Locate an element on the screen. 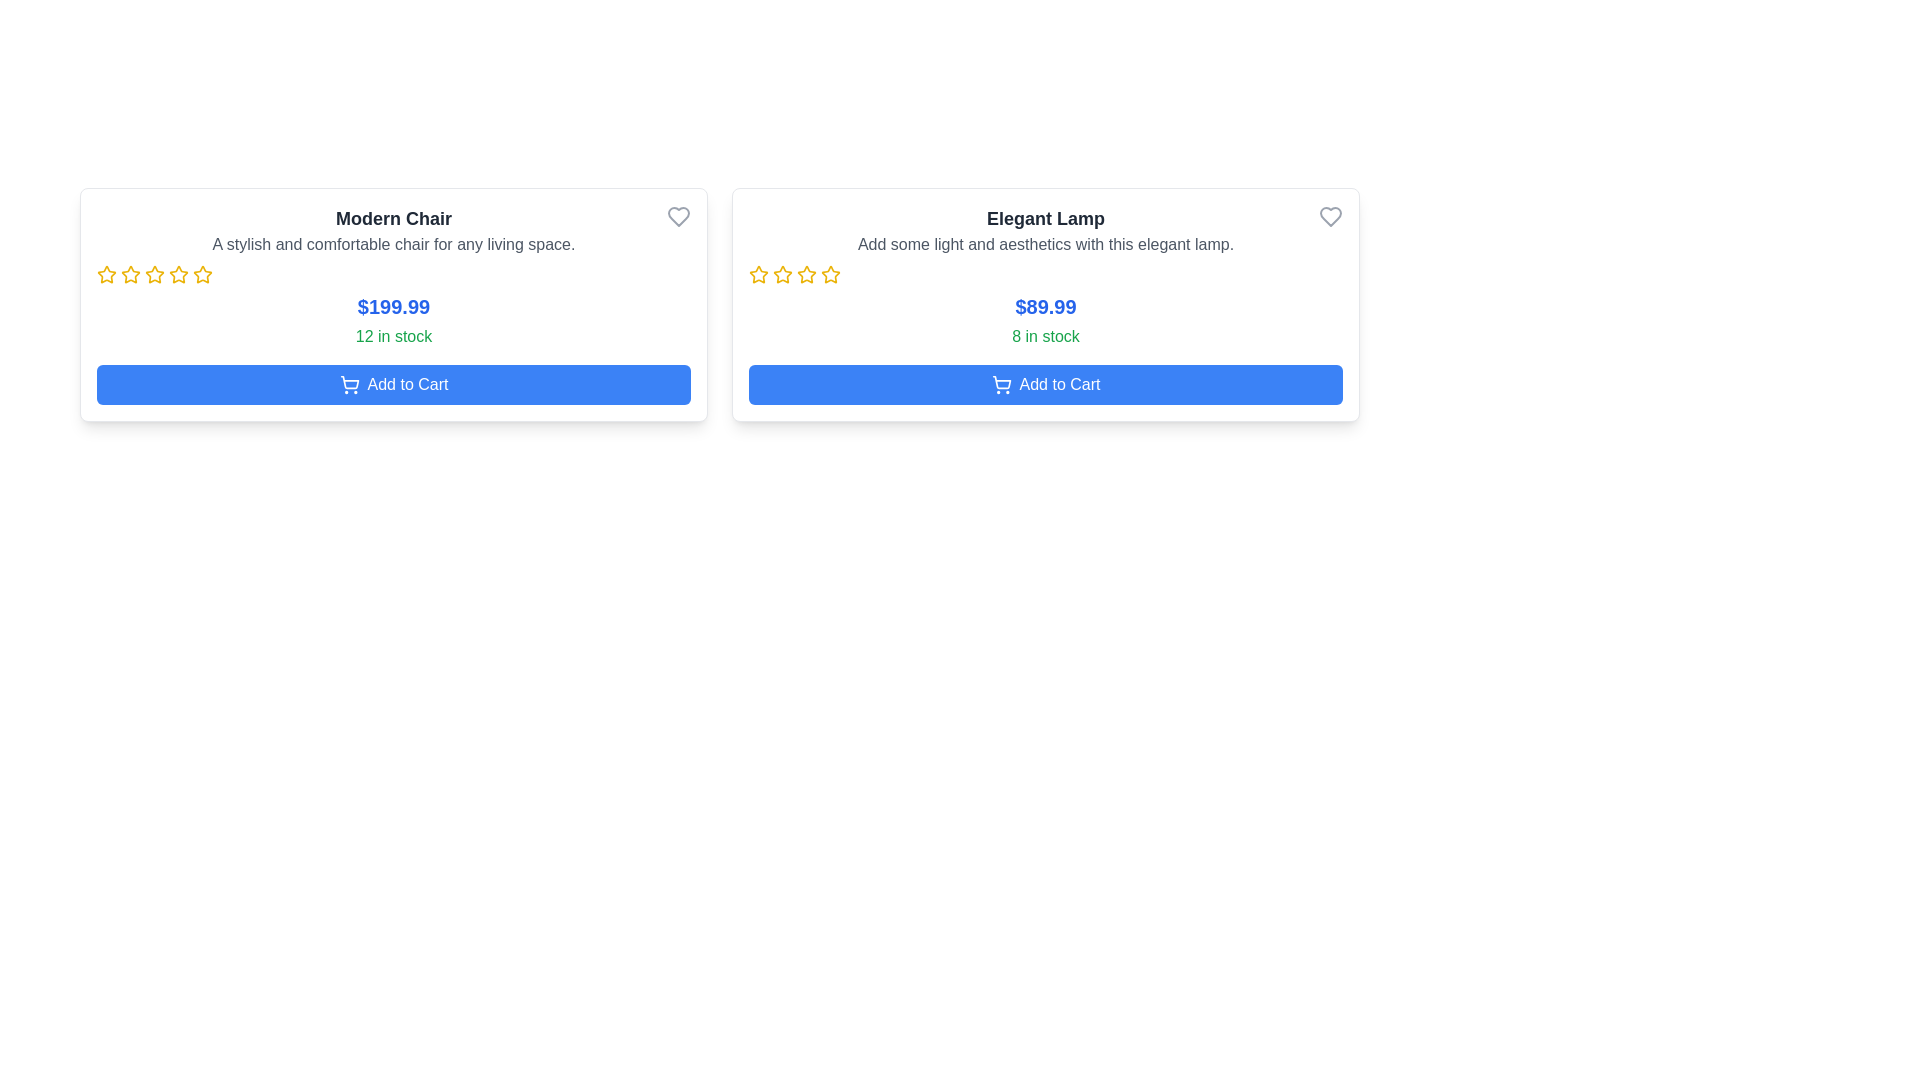  the heart-shaped icon in the top-right corner of the 'Elegant Lamp' product card to mark the product as favorite is located at coordinates (1330, 216).